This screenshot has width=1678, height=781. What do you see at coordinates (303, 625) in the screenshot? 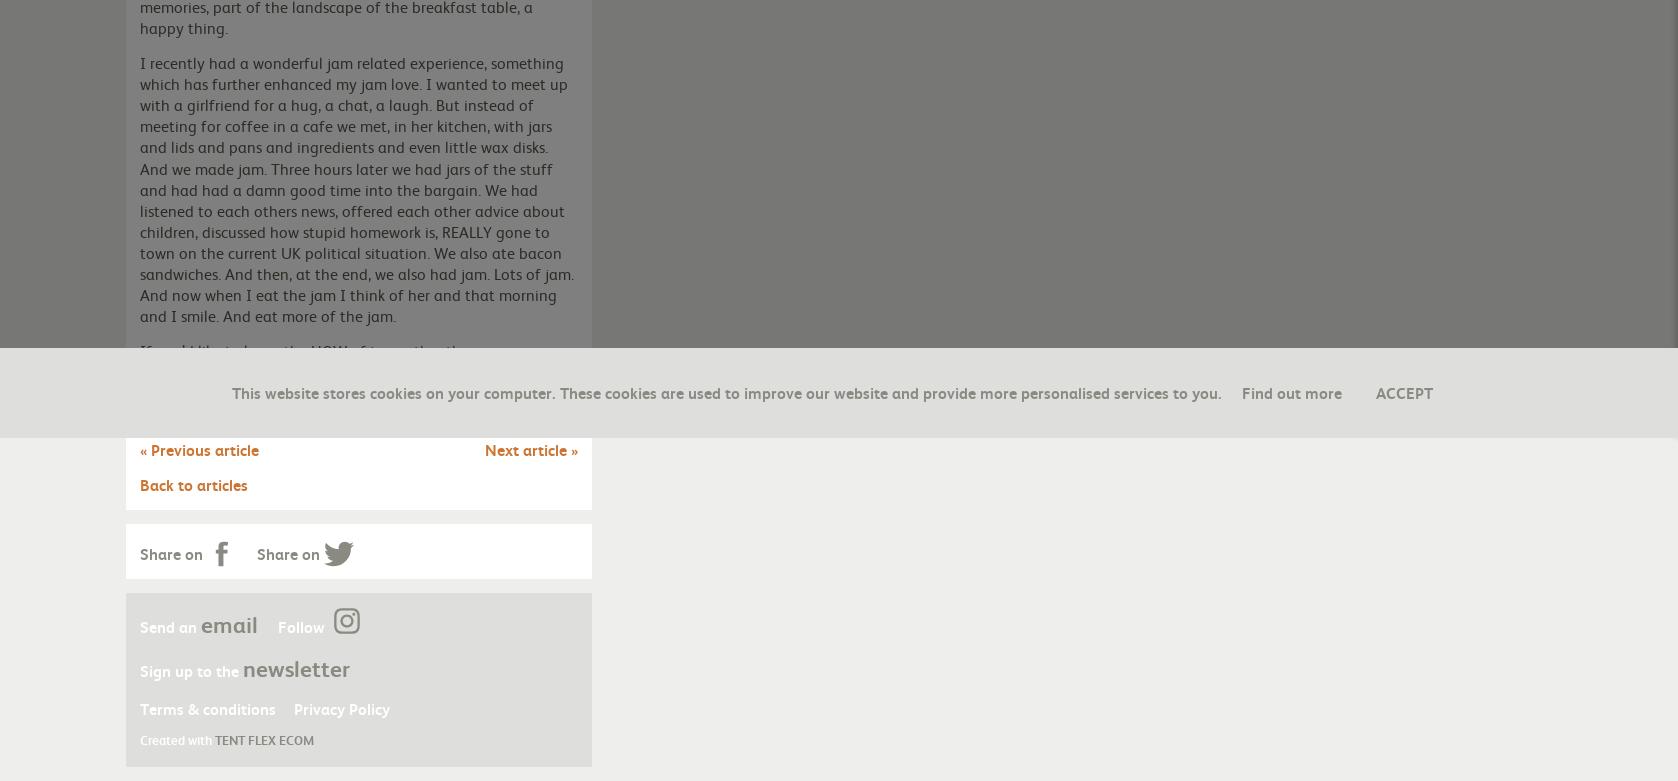
I see `'Follow'` at bounding box center [303, 625].